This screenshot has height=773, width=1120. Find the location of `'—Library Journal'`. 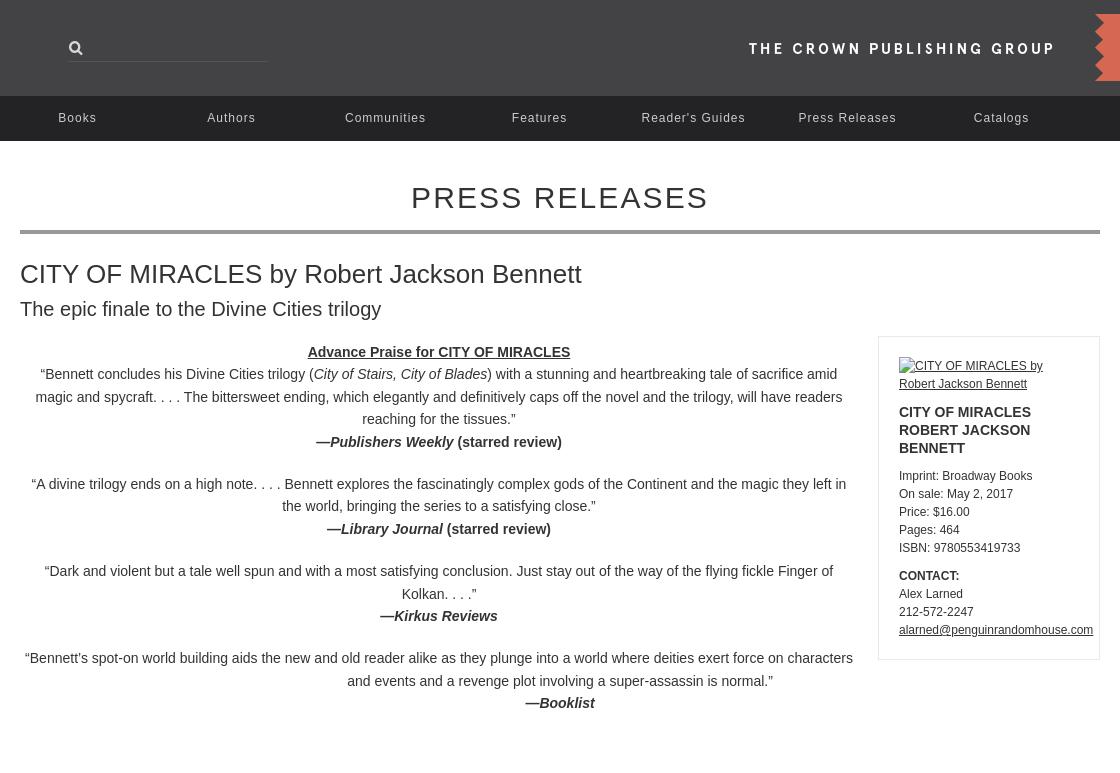

'—Library Journal' is located at coordinates (326, 527).